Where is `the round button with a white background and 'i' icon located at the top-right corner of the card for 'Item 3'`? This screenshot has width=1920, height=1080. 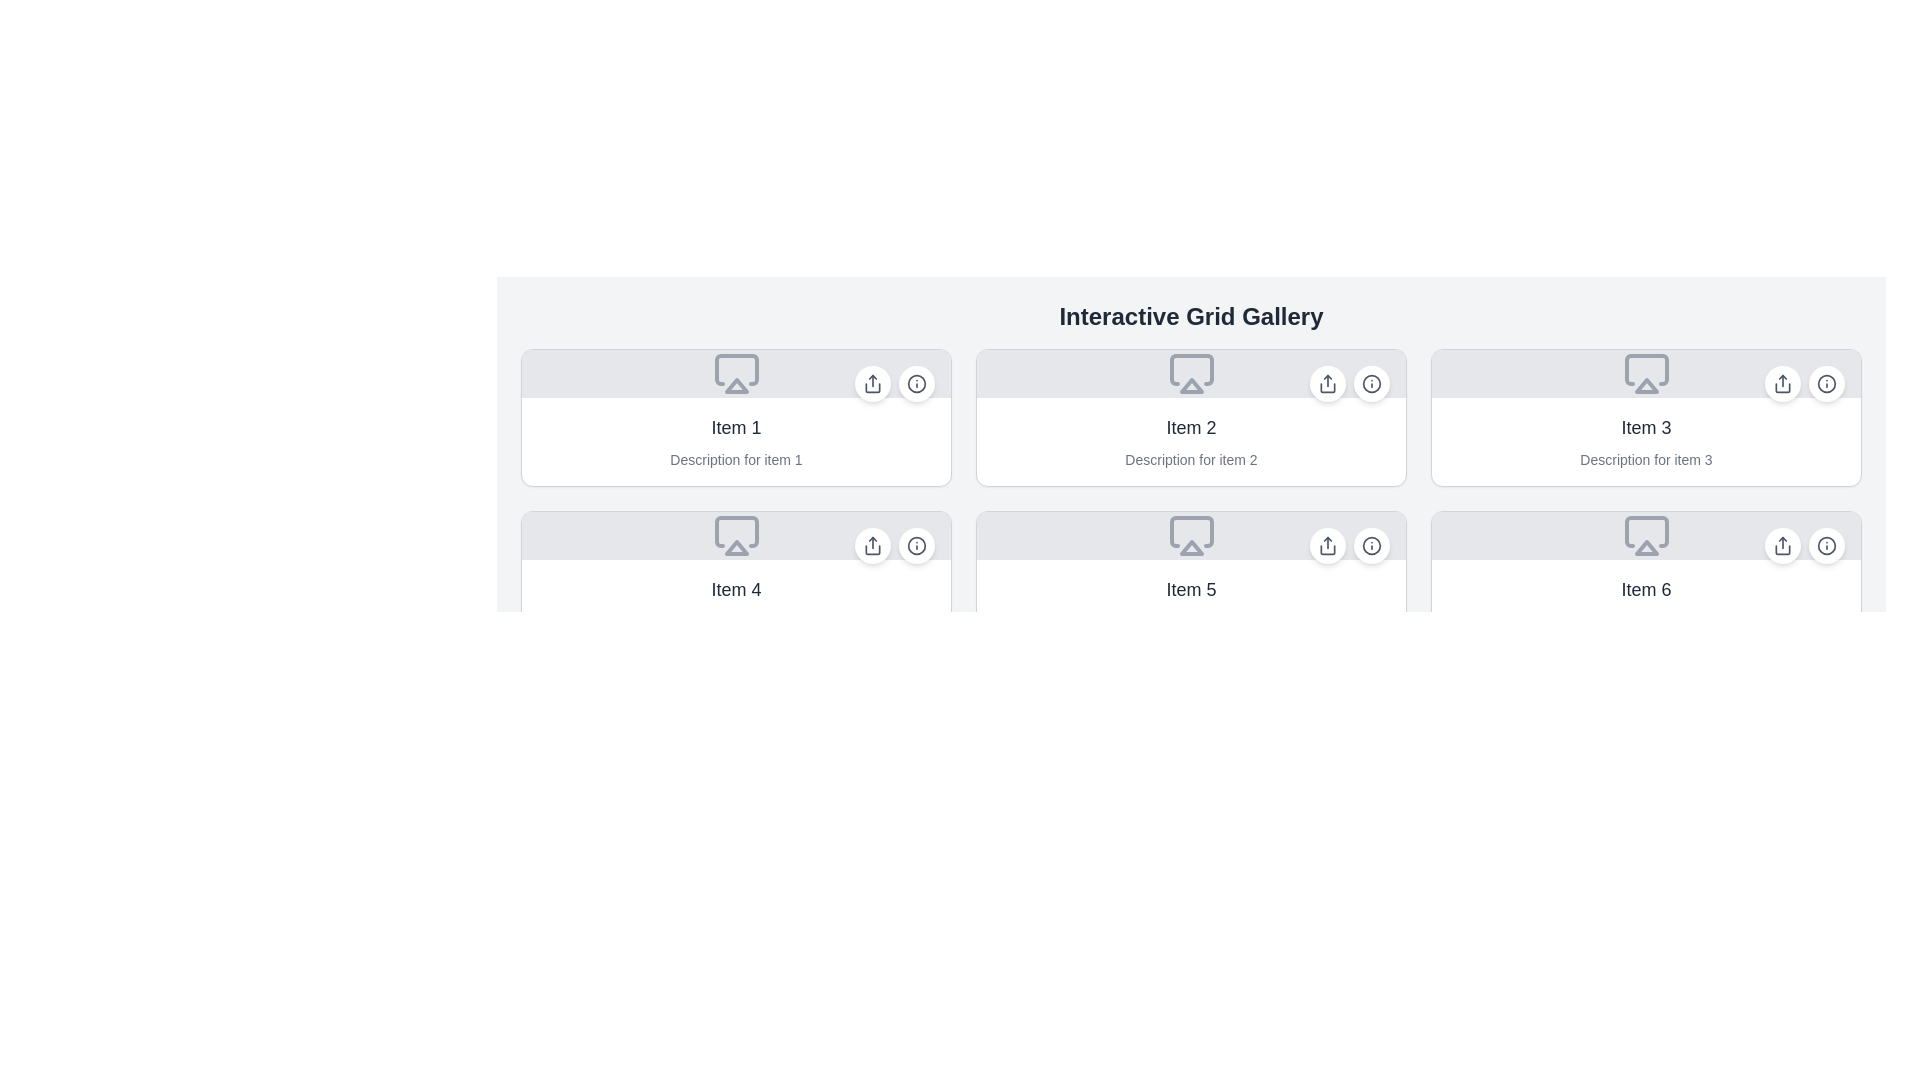
the round button with a white background and 'i' icon located at the top-right corner of the card for 'Item 3' is located at coordinates (1827, 384).